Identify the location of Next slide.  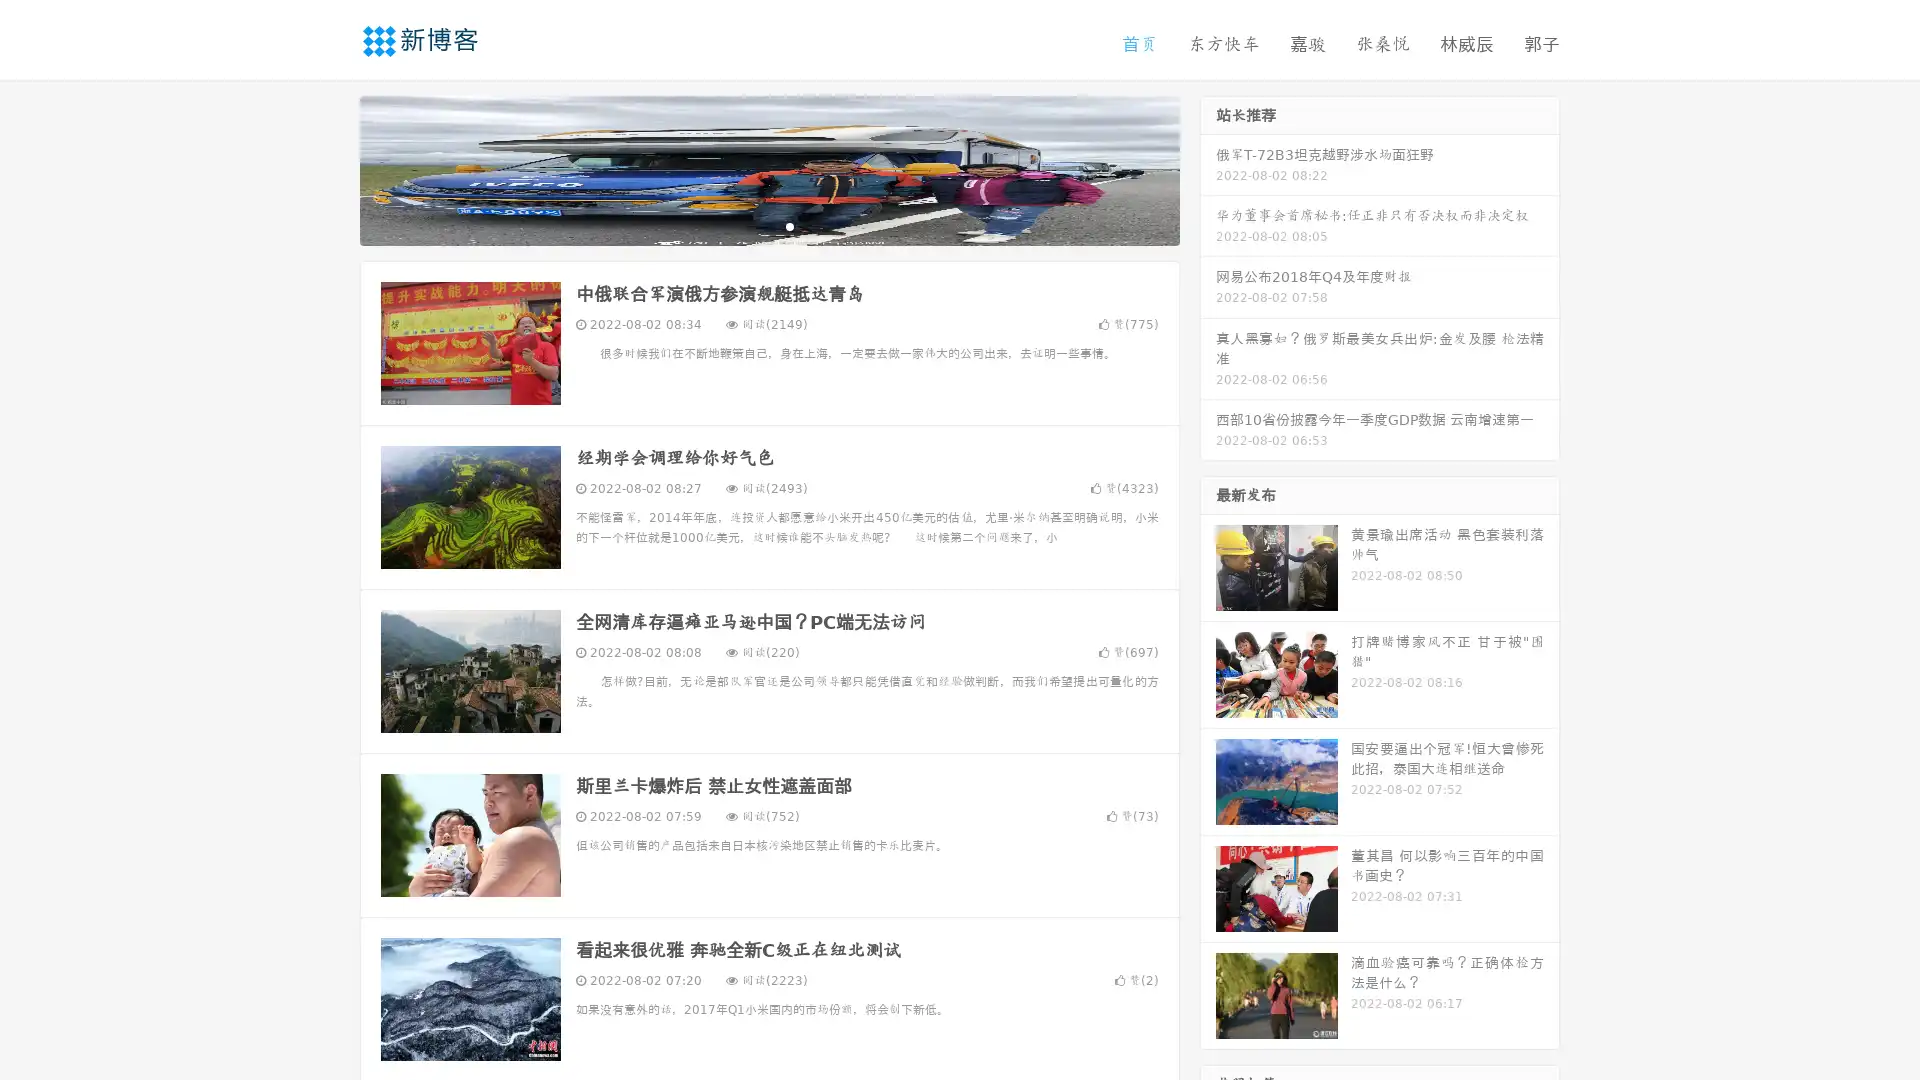
(1208, 168).